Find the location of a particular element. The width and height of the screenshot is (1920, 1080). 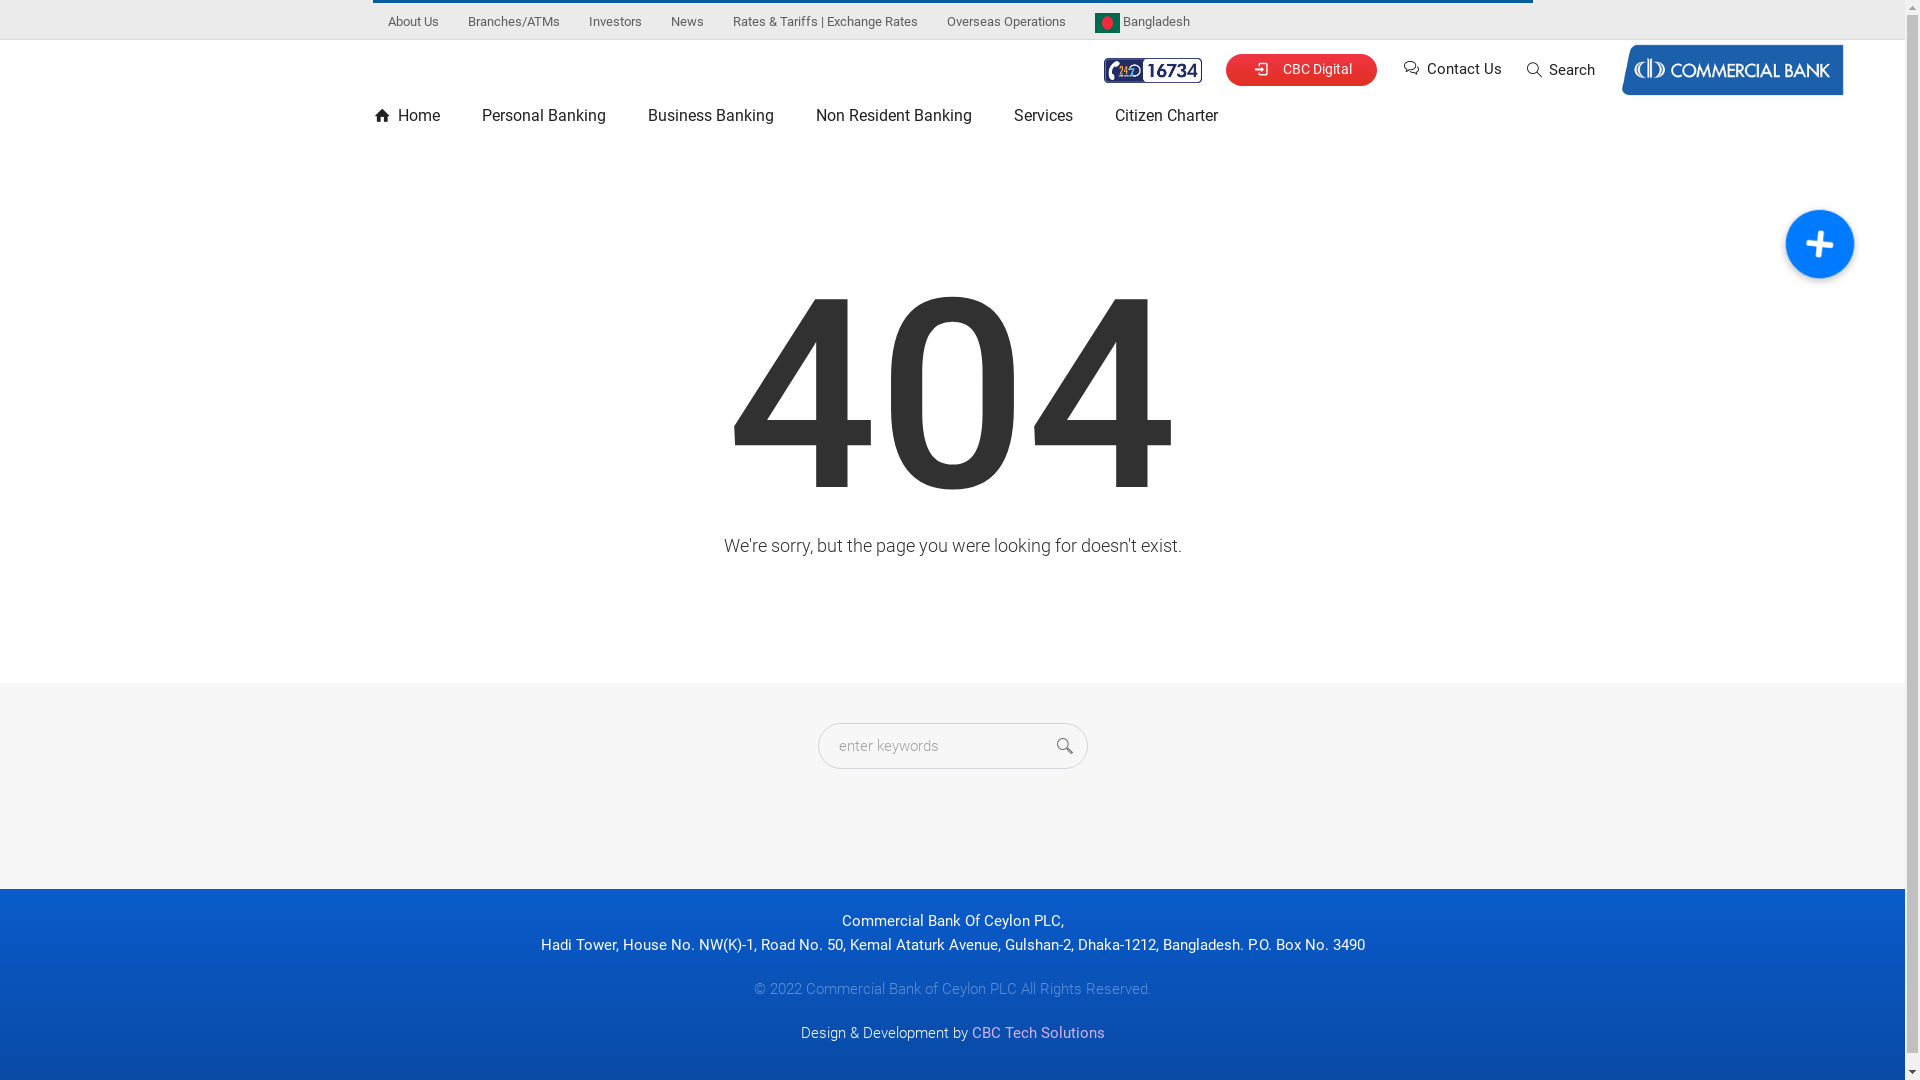

'Services' is located at coordinates (1041, 119).